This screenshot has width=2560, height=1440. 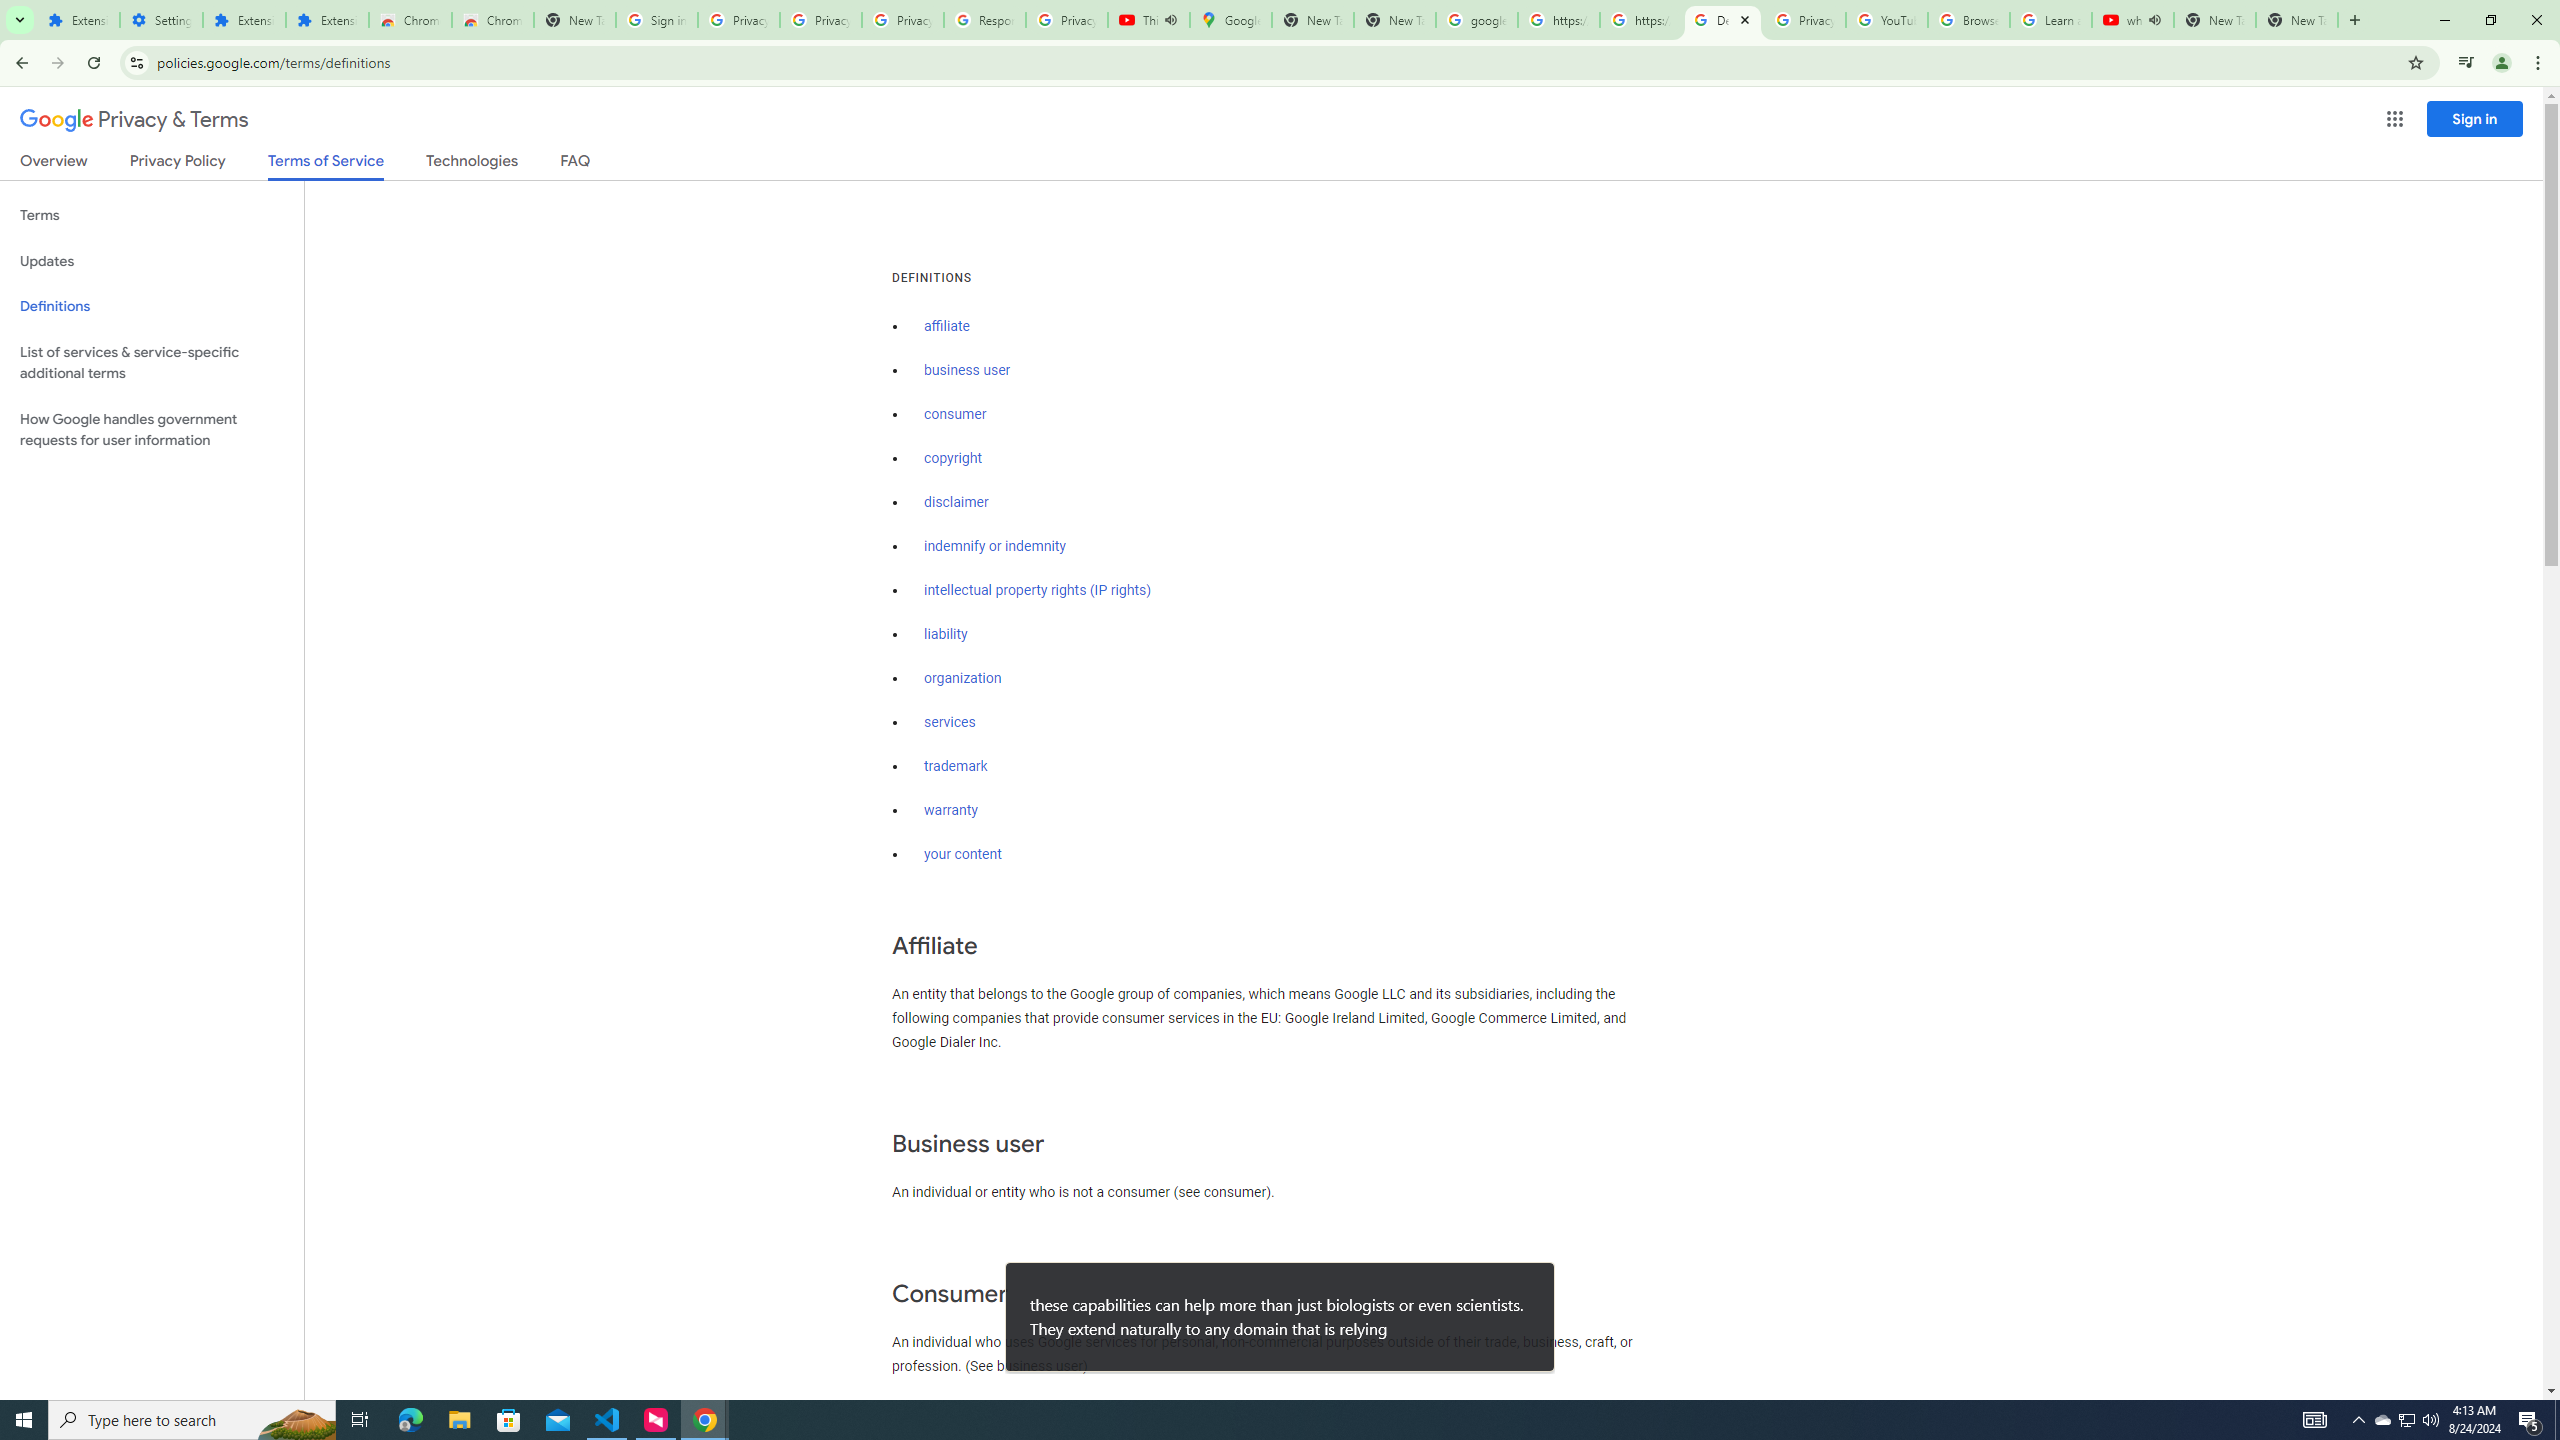 I want to click on 'Chrome Web Store - Themes', so click(x=492, y=19).